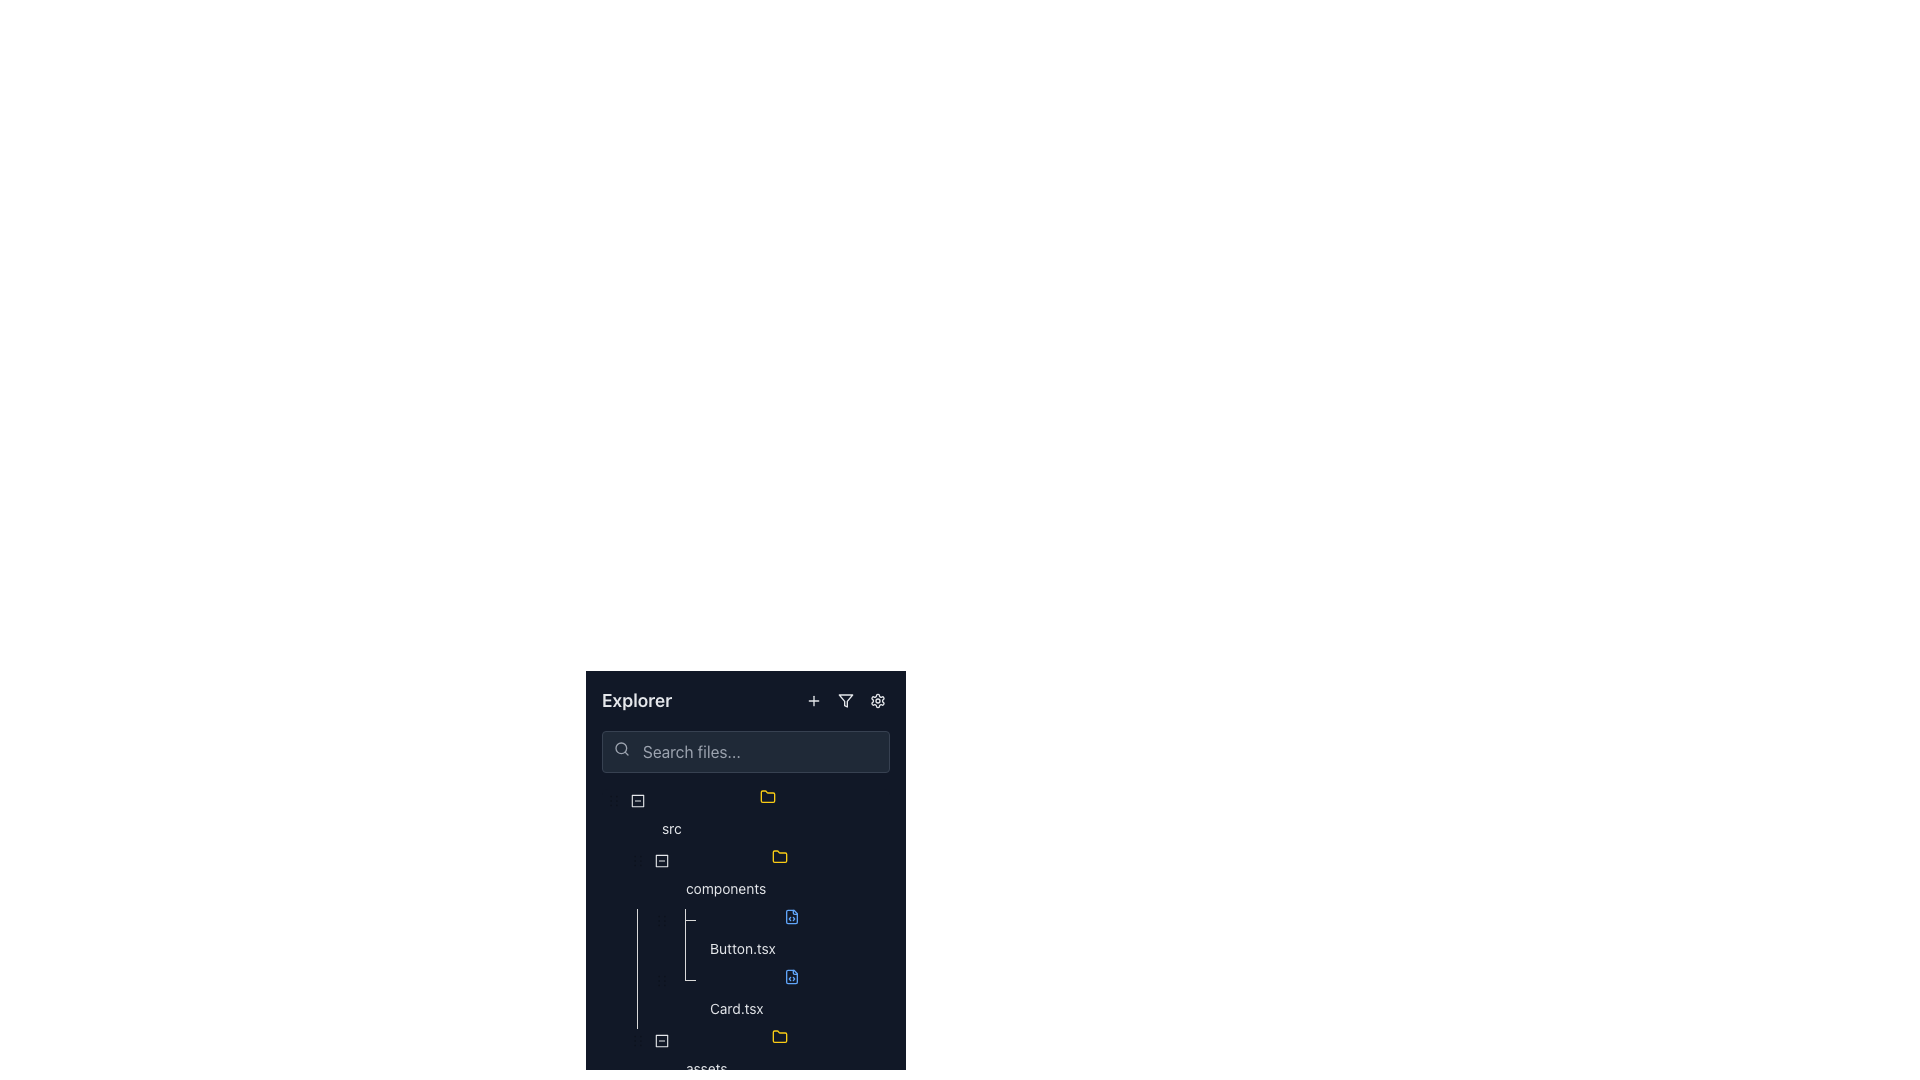 The image size is (1920, 1080). Describe the element at coordinates (795, 979) in the screenshot. I see `the blue icon representing a file with brackets that is located to the left of the text label 'Card.tsx'` at that location.